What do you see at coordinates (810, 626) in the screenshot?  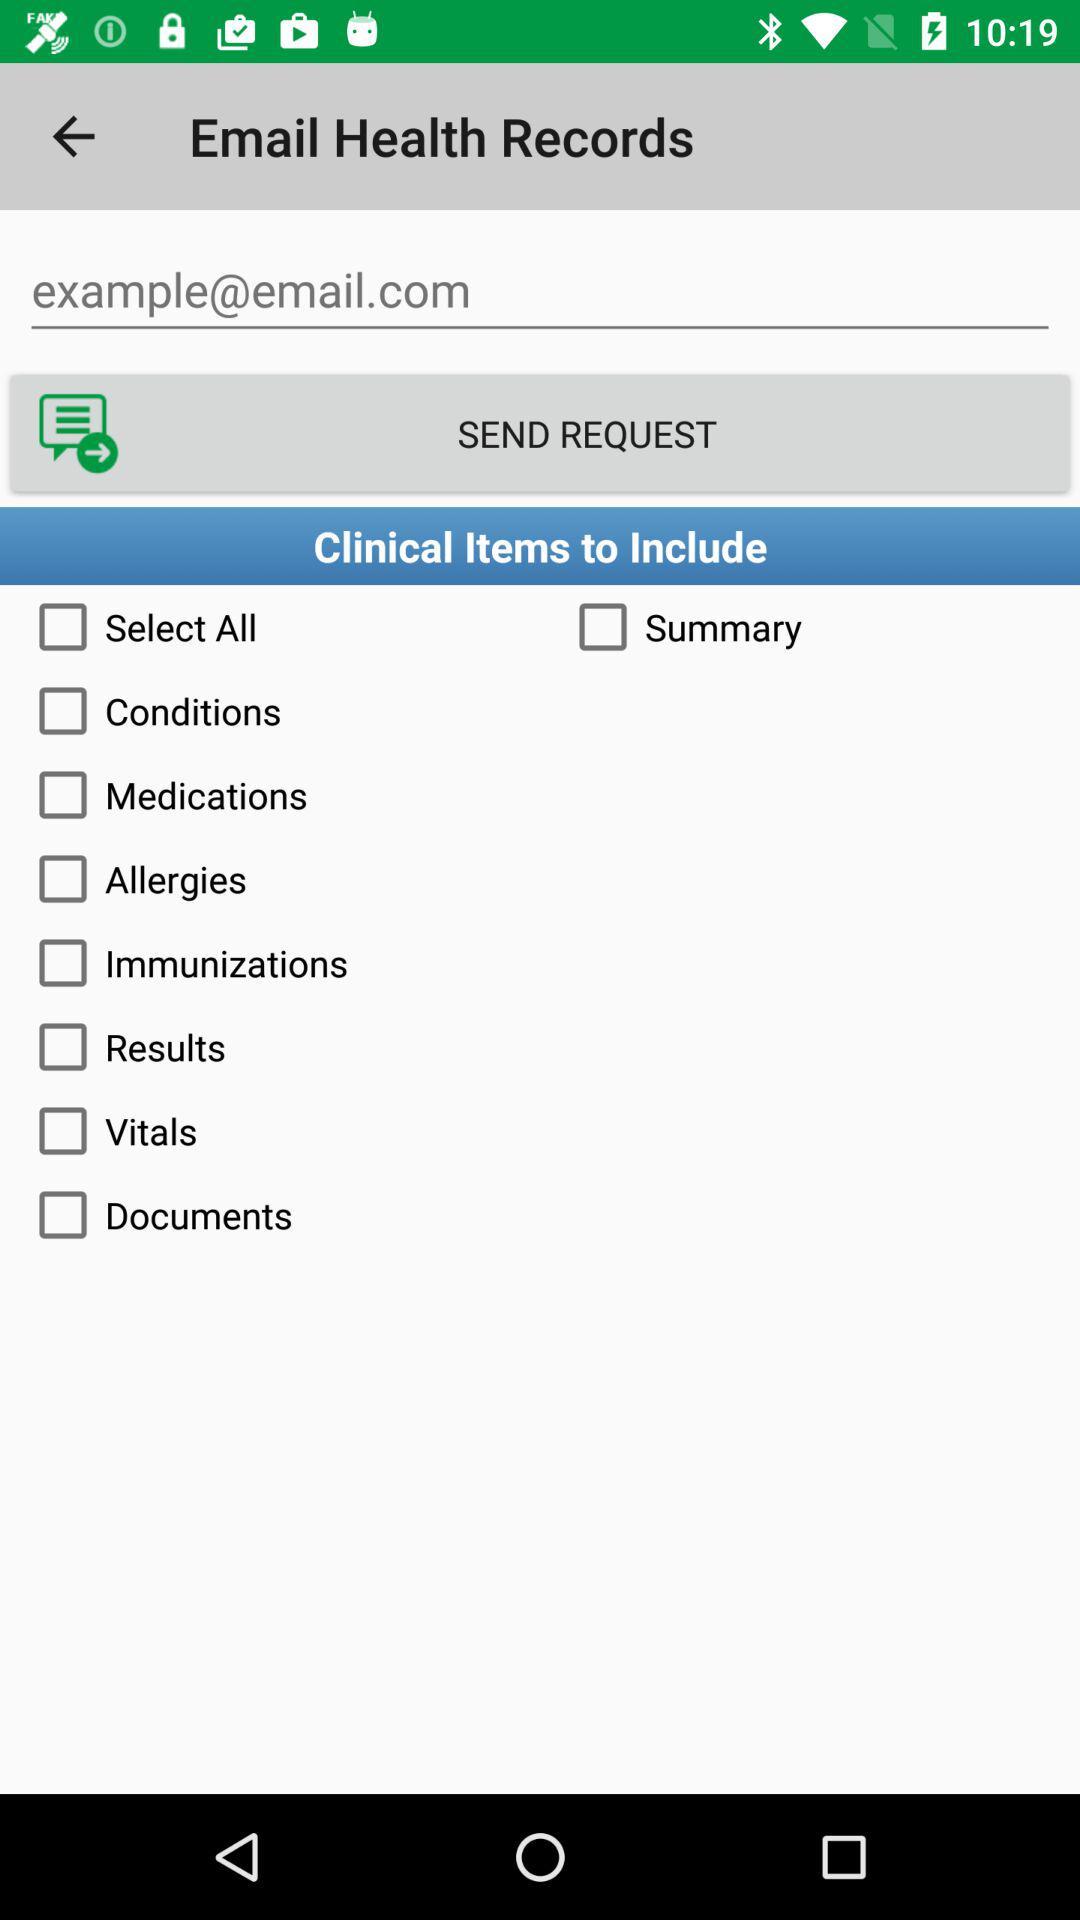 I see `item above the conditions item` at bounding box center [810, 626].